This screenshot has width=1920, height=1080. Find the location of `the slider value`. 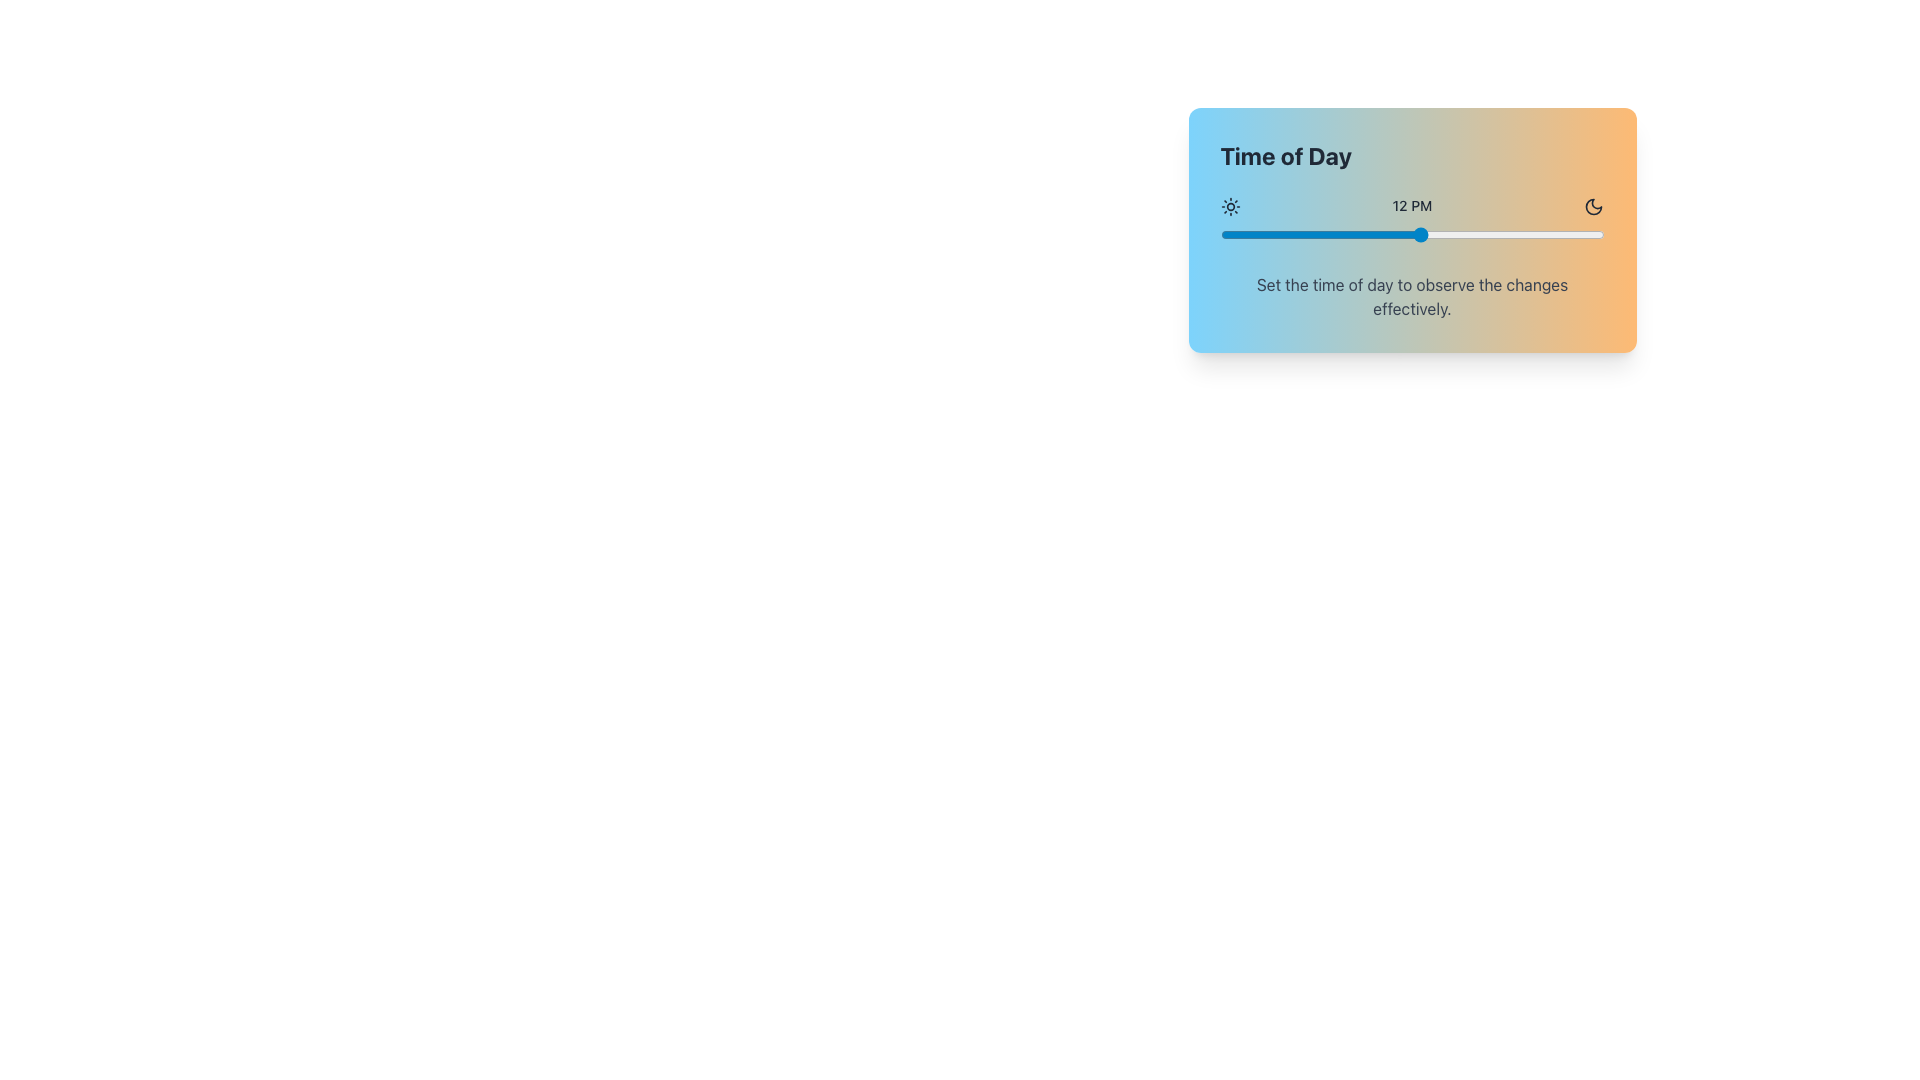

the slider value is located at coordinates (1487, 234).